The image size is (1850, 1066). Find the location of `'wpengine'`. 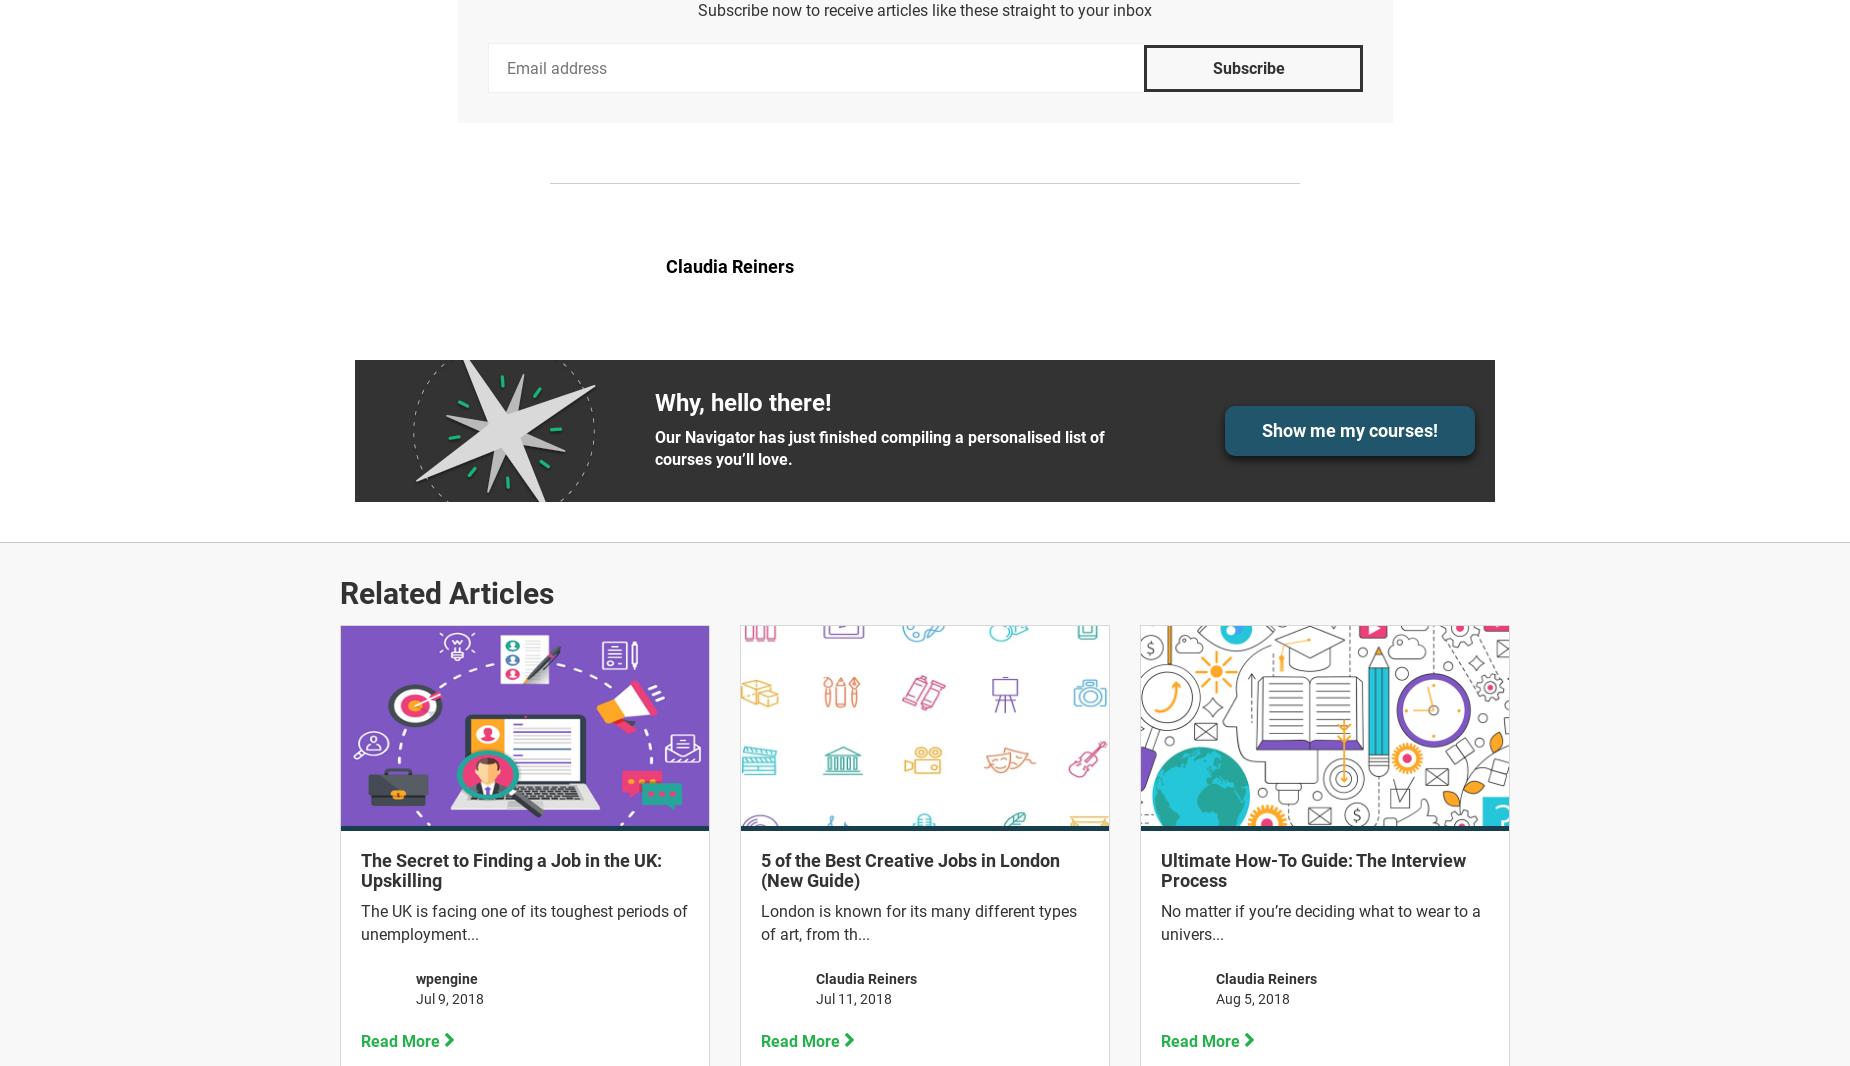

'wpengine' is located at coordinates (415, 977).